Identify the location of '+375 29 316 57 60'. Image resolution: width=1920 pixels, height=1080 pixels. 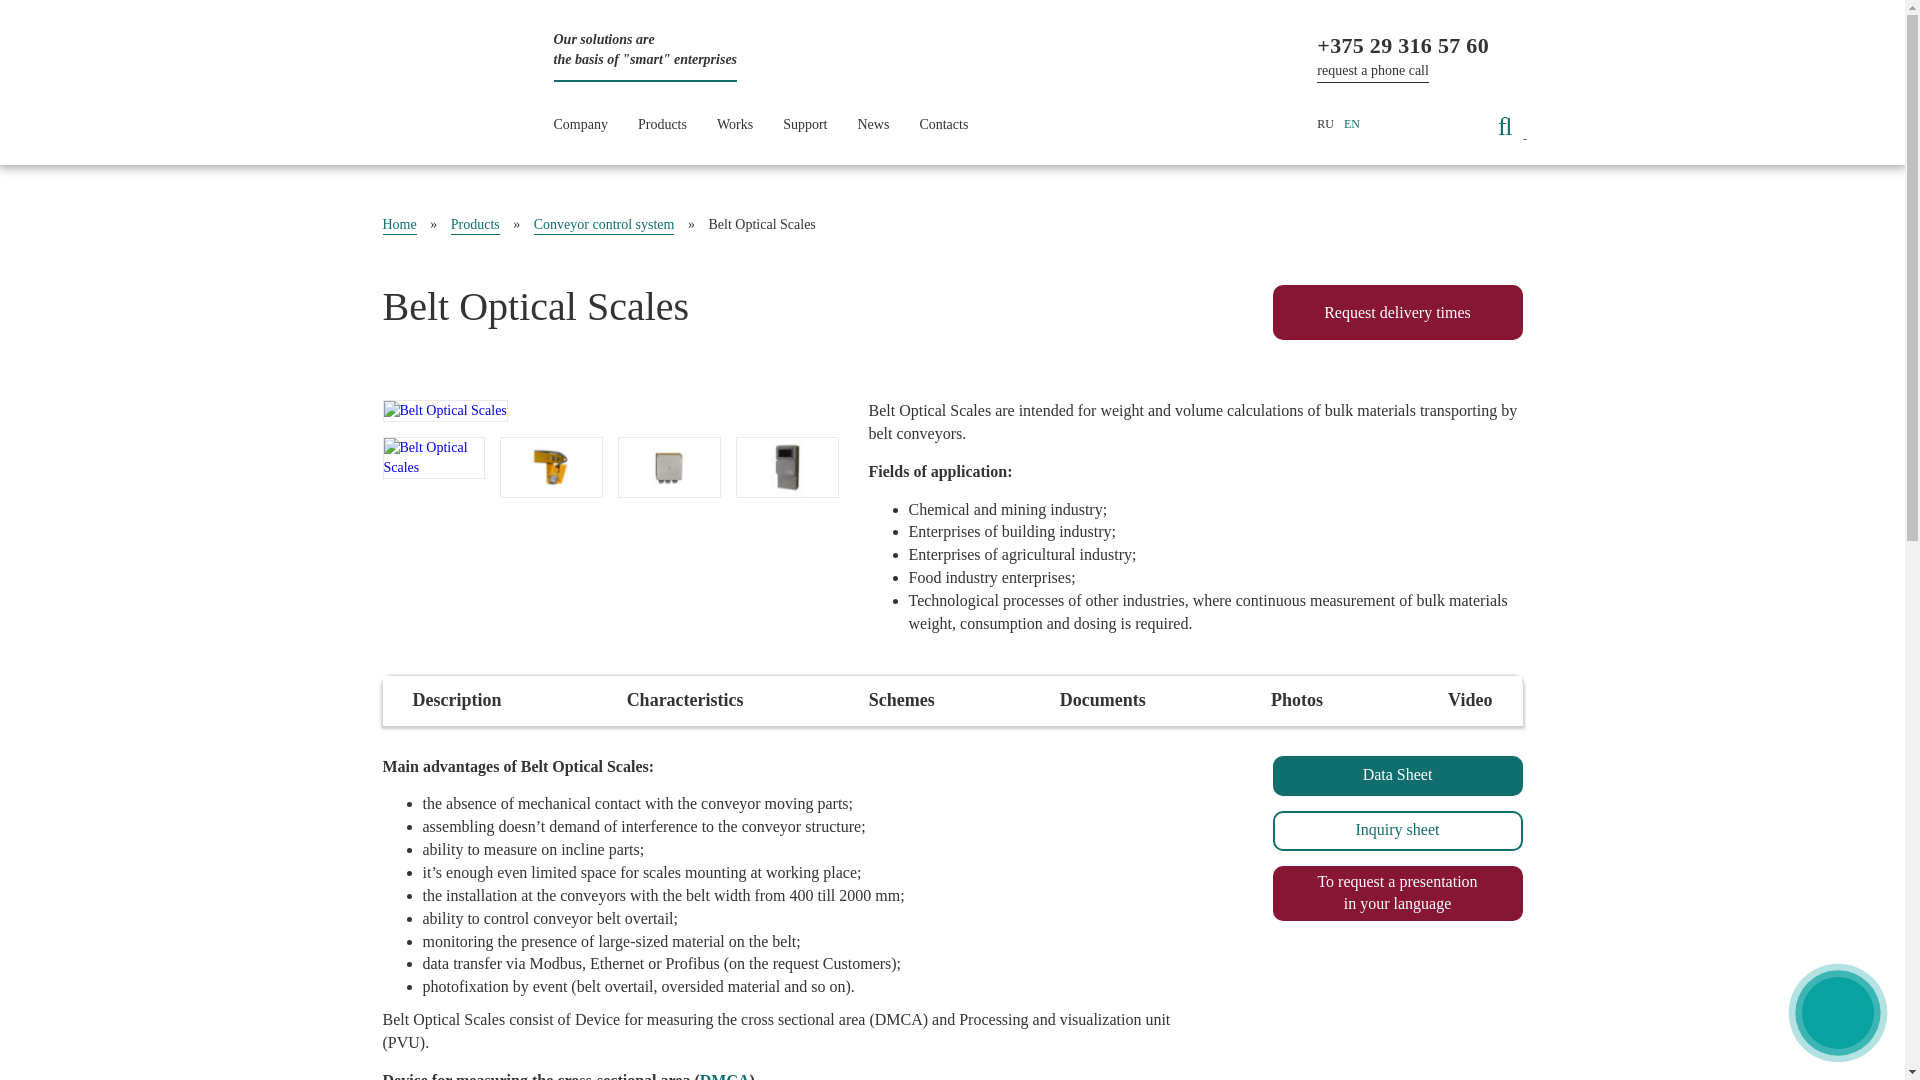
(1401, 45).